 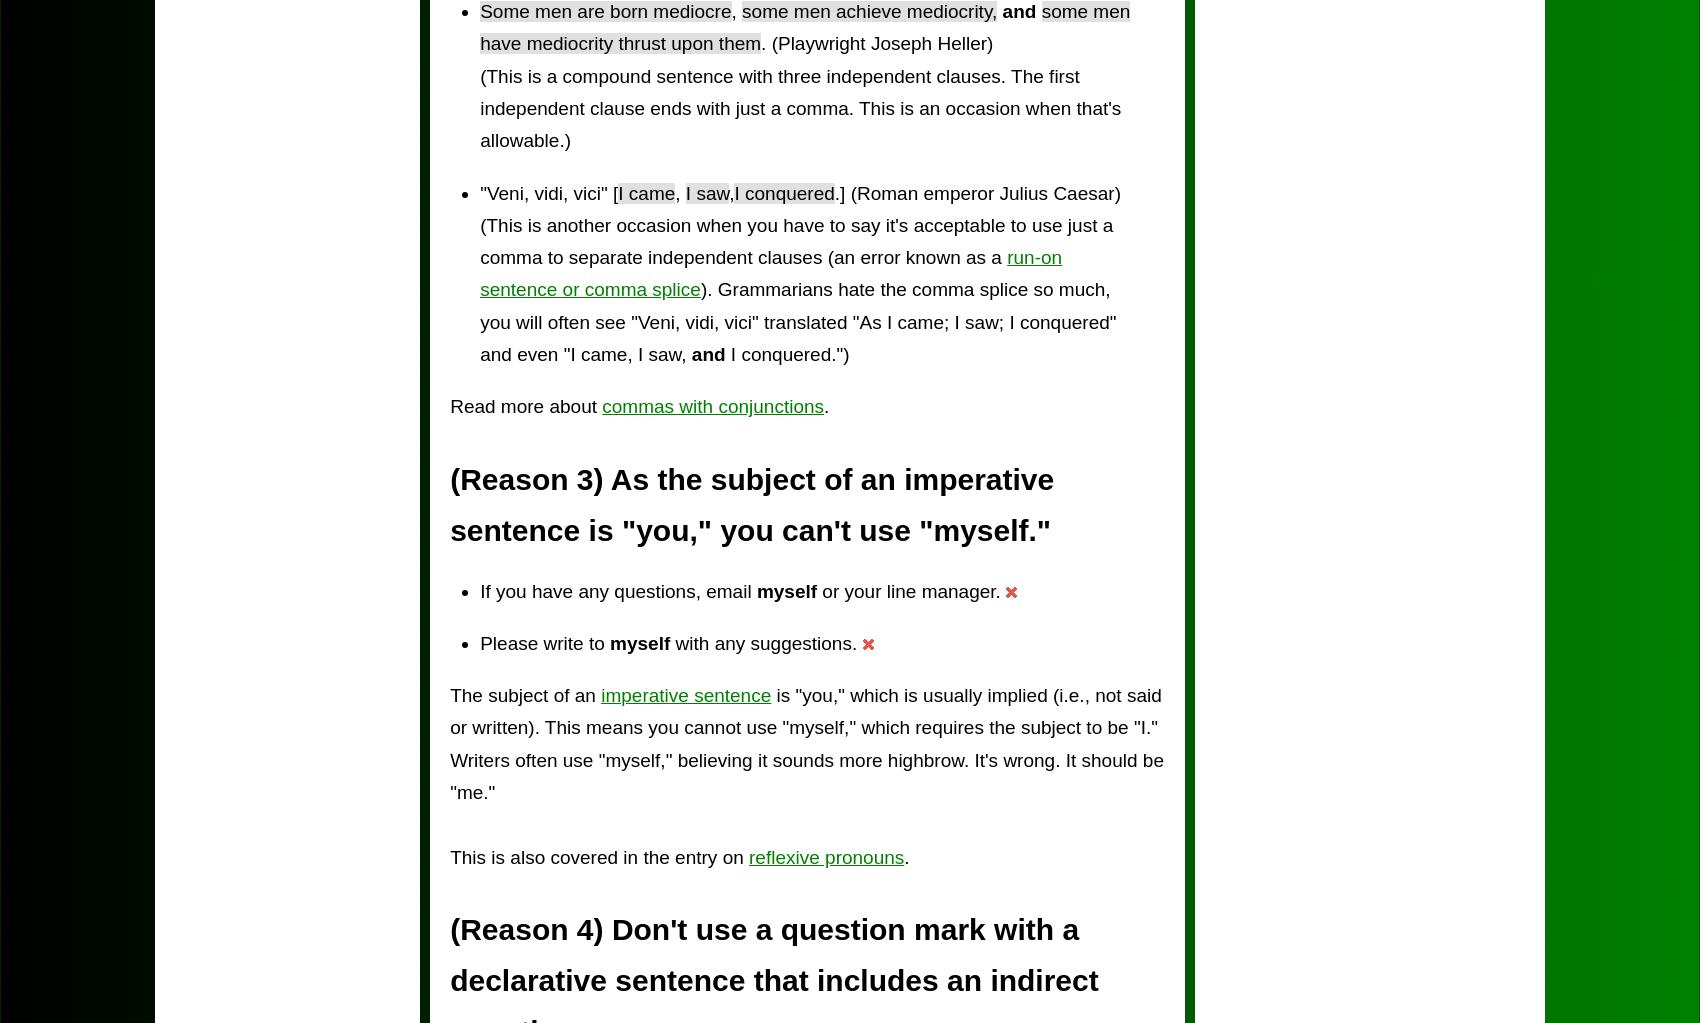 What do you see at coordinates (646, 192) in the screenshot?
I see `'I came'` at bounding box center [646, 192].